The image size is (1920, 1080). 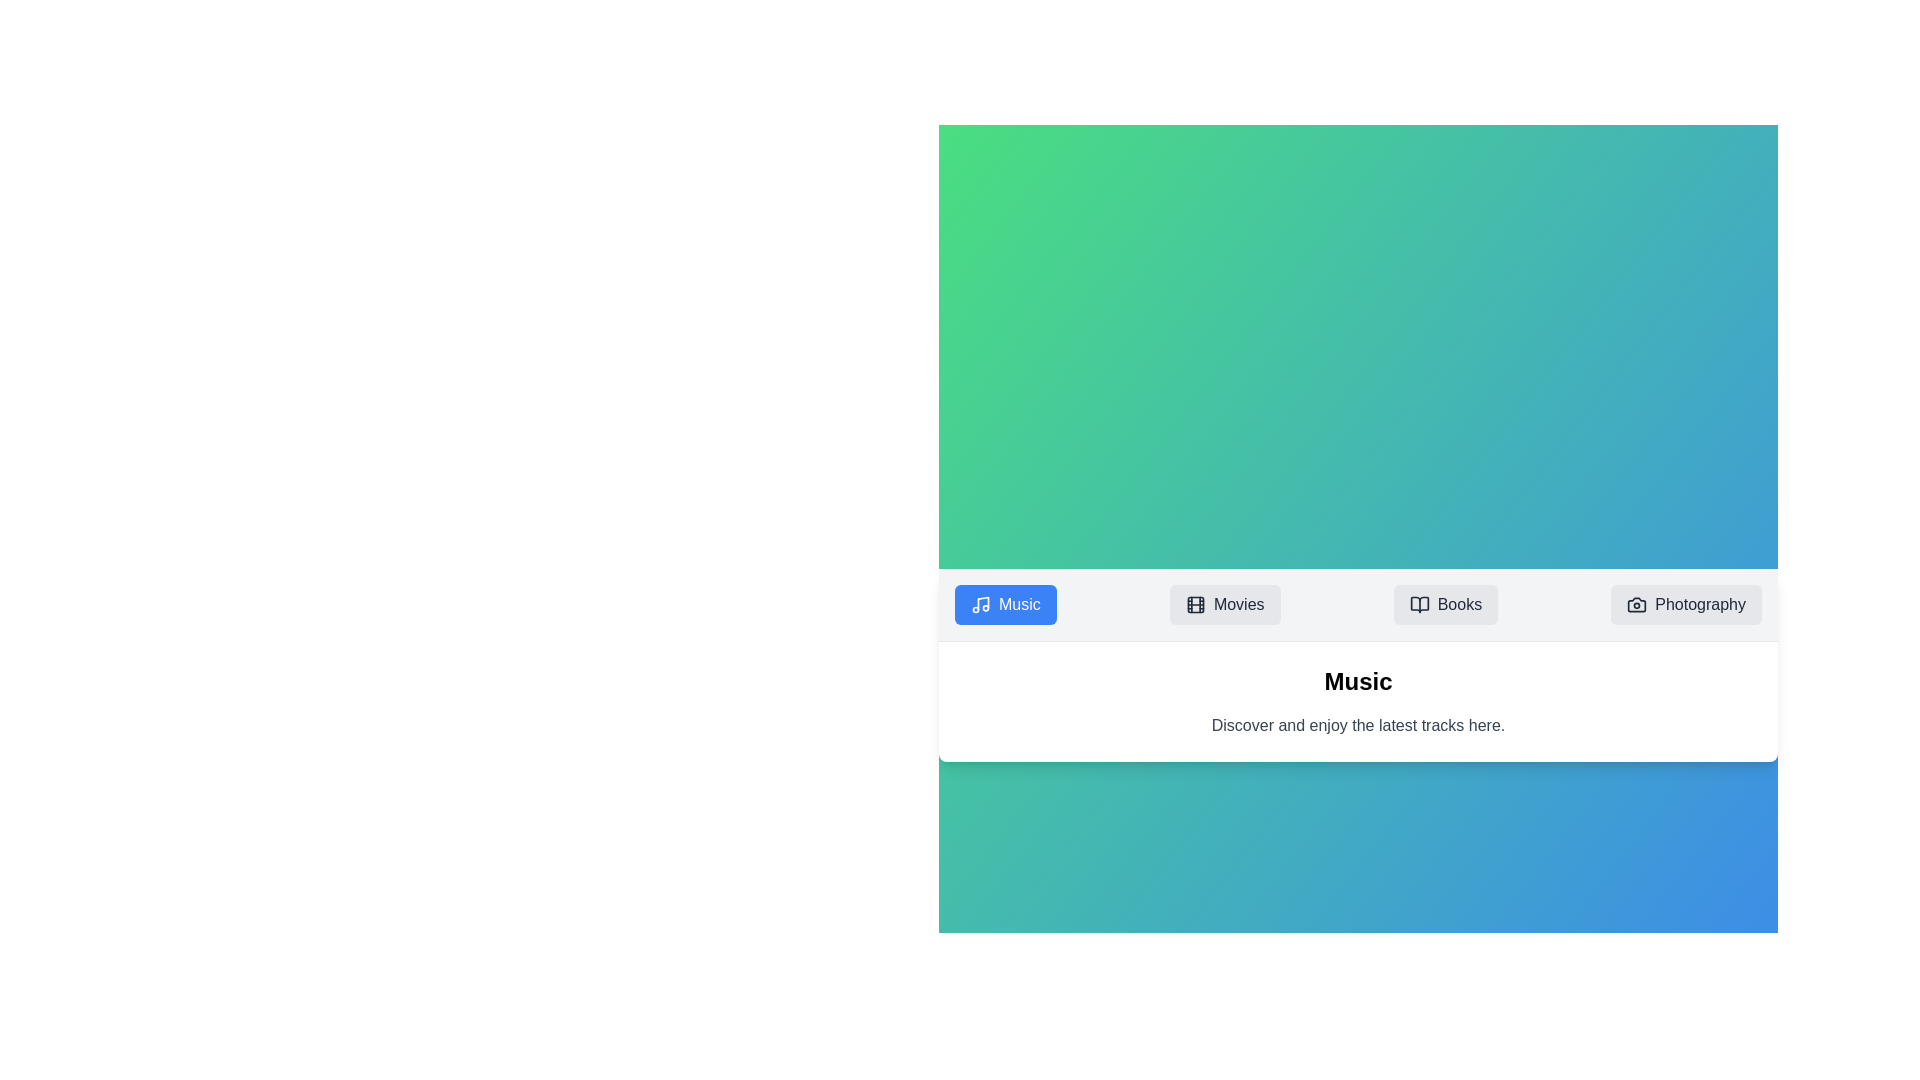 I want to click on the open book icon in the top center navigation menu, which is grouped with the 'Books' label, so click(x=1418, y=603).